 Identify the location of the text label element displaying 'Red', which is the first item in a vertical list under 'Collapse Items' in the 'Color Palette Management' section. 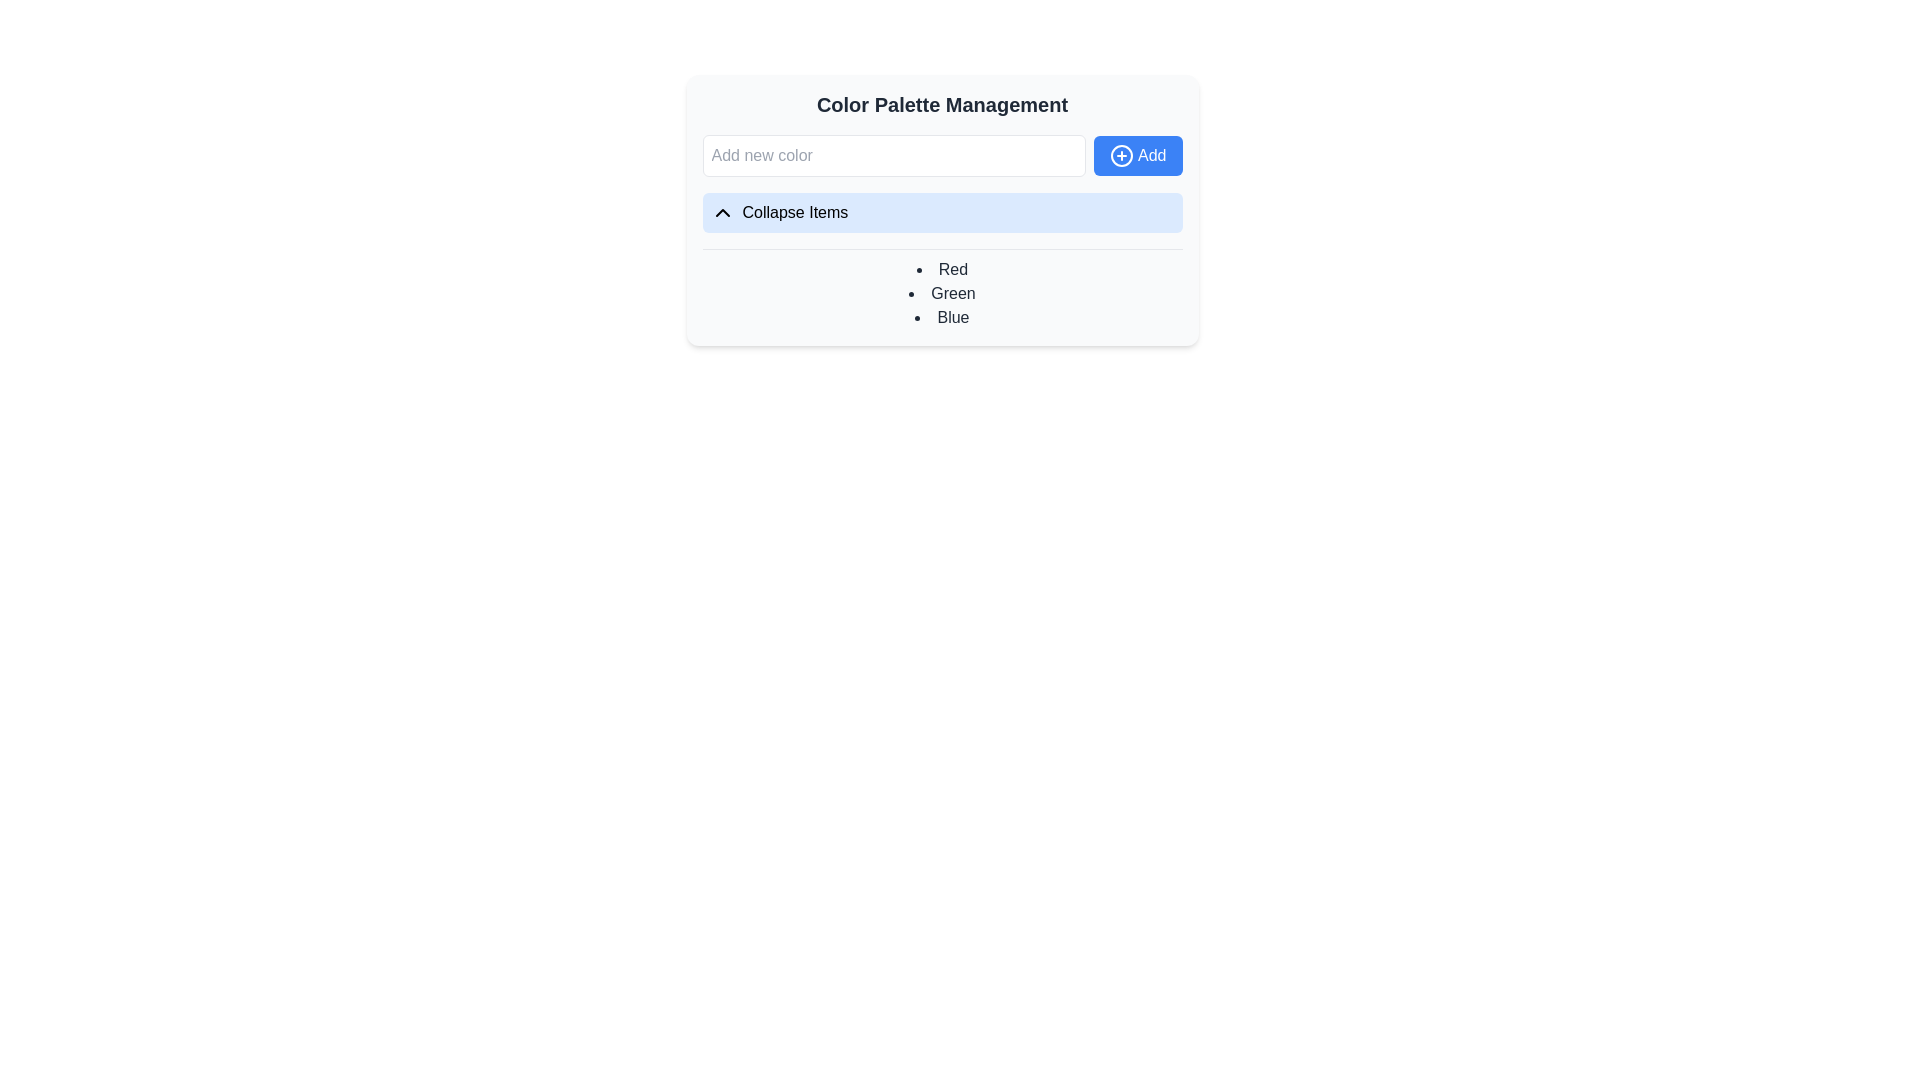
(941, 270).